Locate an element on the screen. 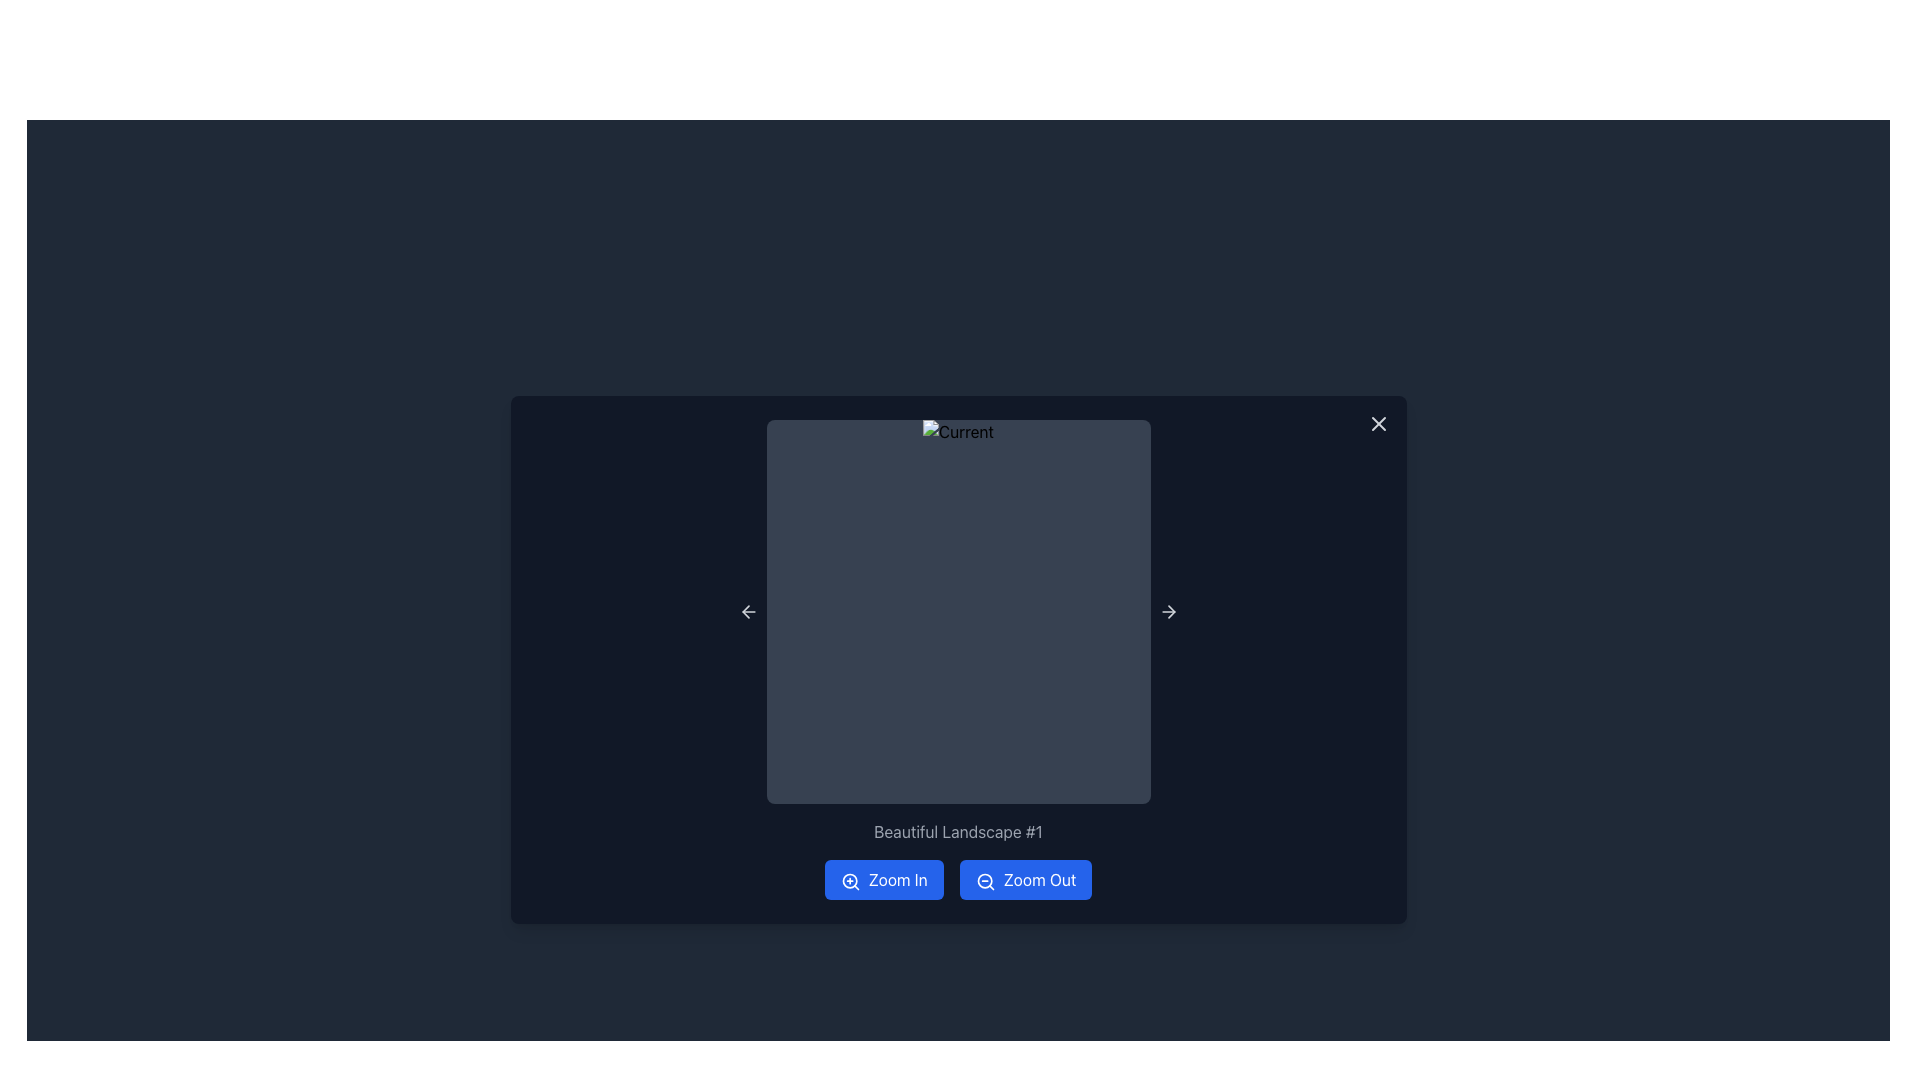  the zoom-in icon located to the left of the 'Zoom In' button at the bottom center of the interface is located at coordinates (850, 880).